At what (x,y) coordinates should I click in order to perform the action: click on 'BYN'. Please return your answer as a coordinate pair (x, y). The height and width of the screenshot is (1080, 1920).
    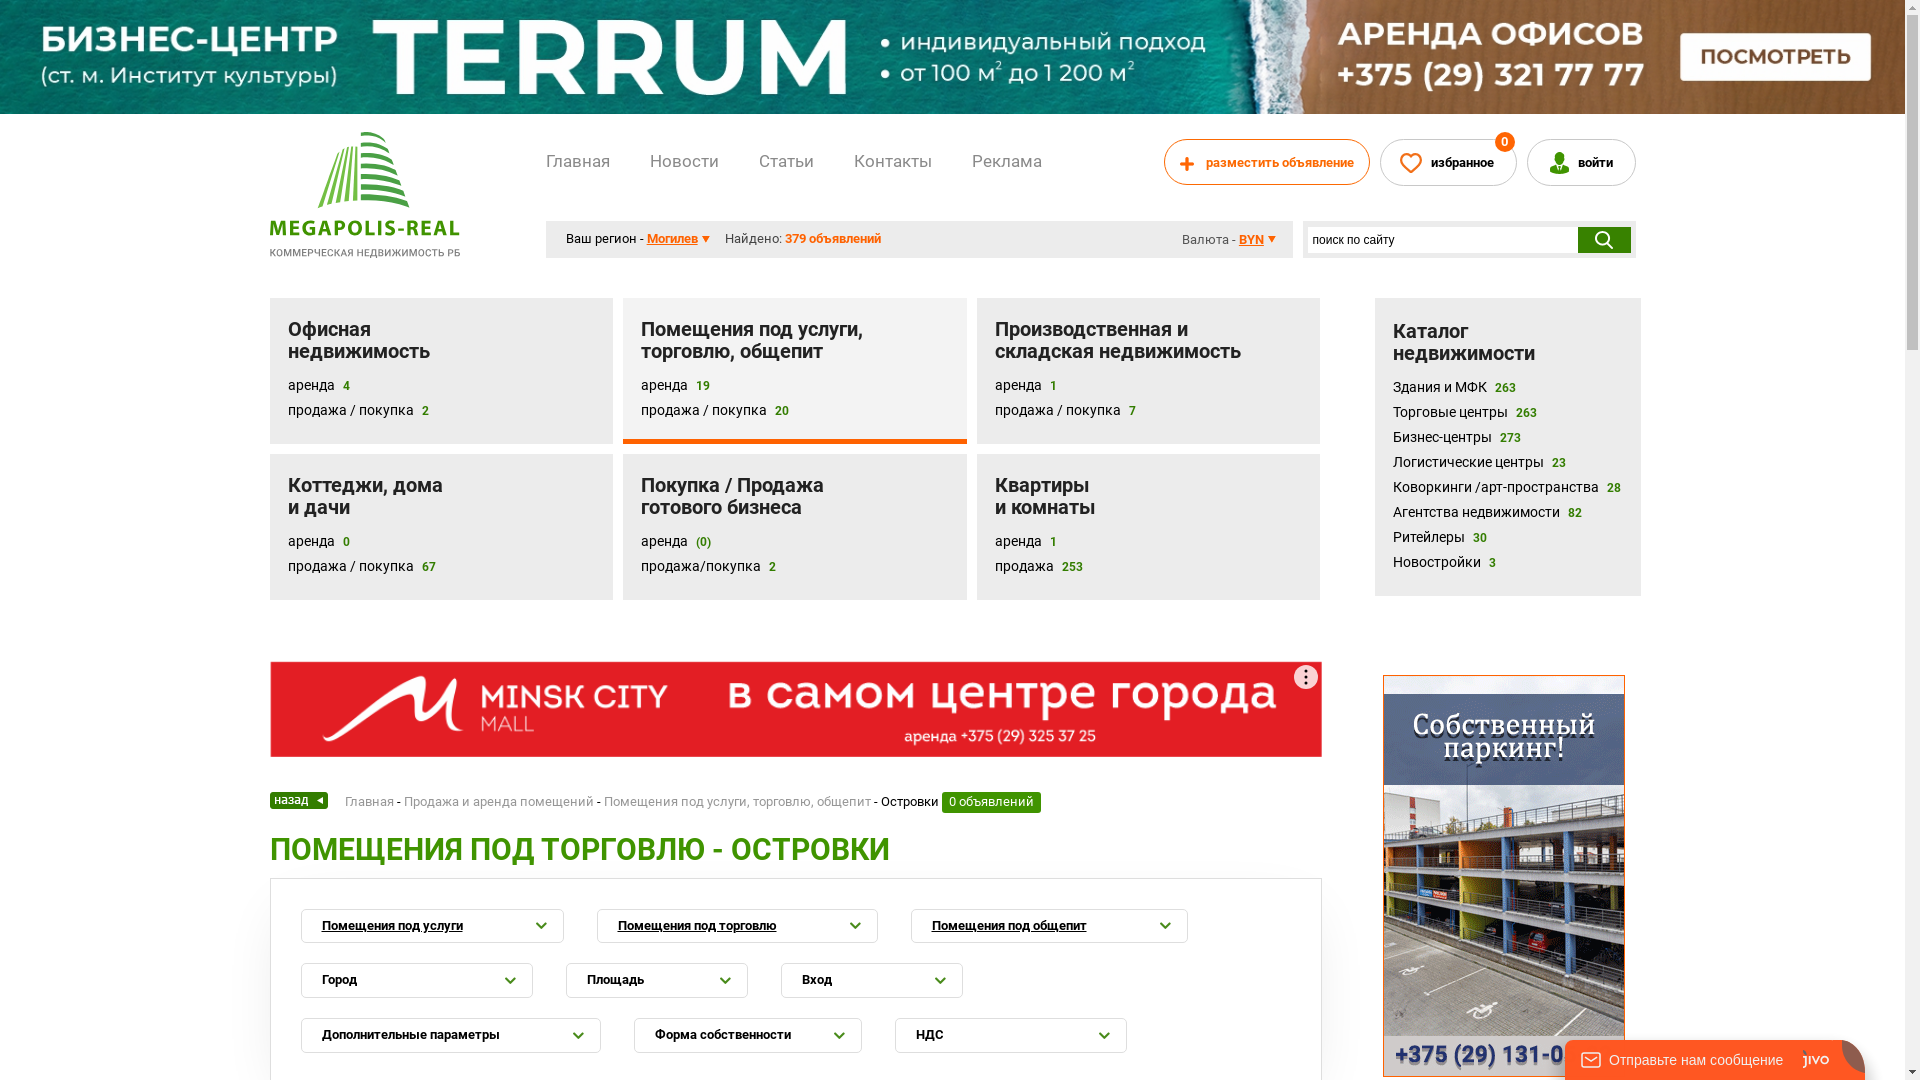
    Looking at the image, I should click on (1256, 238).